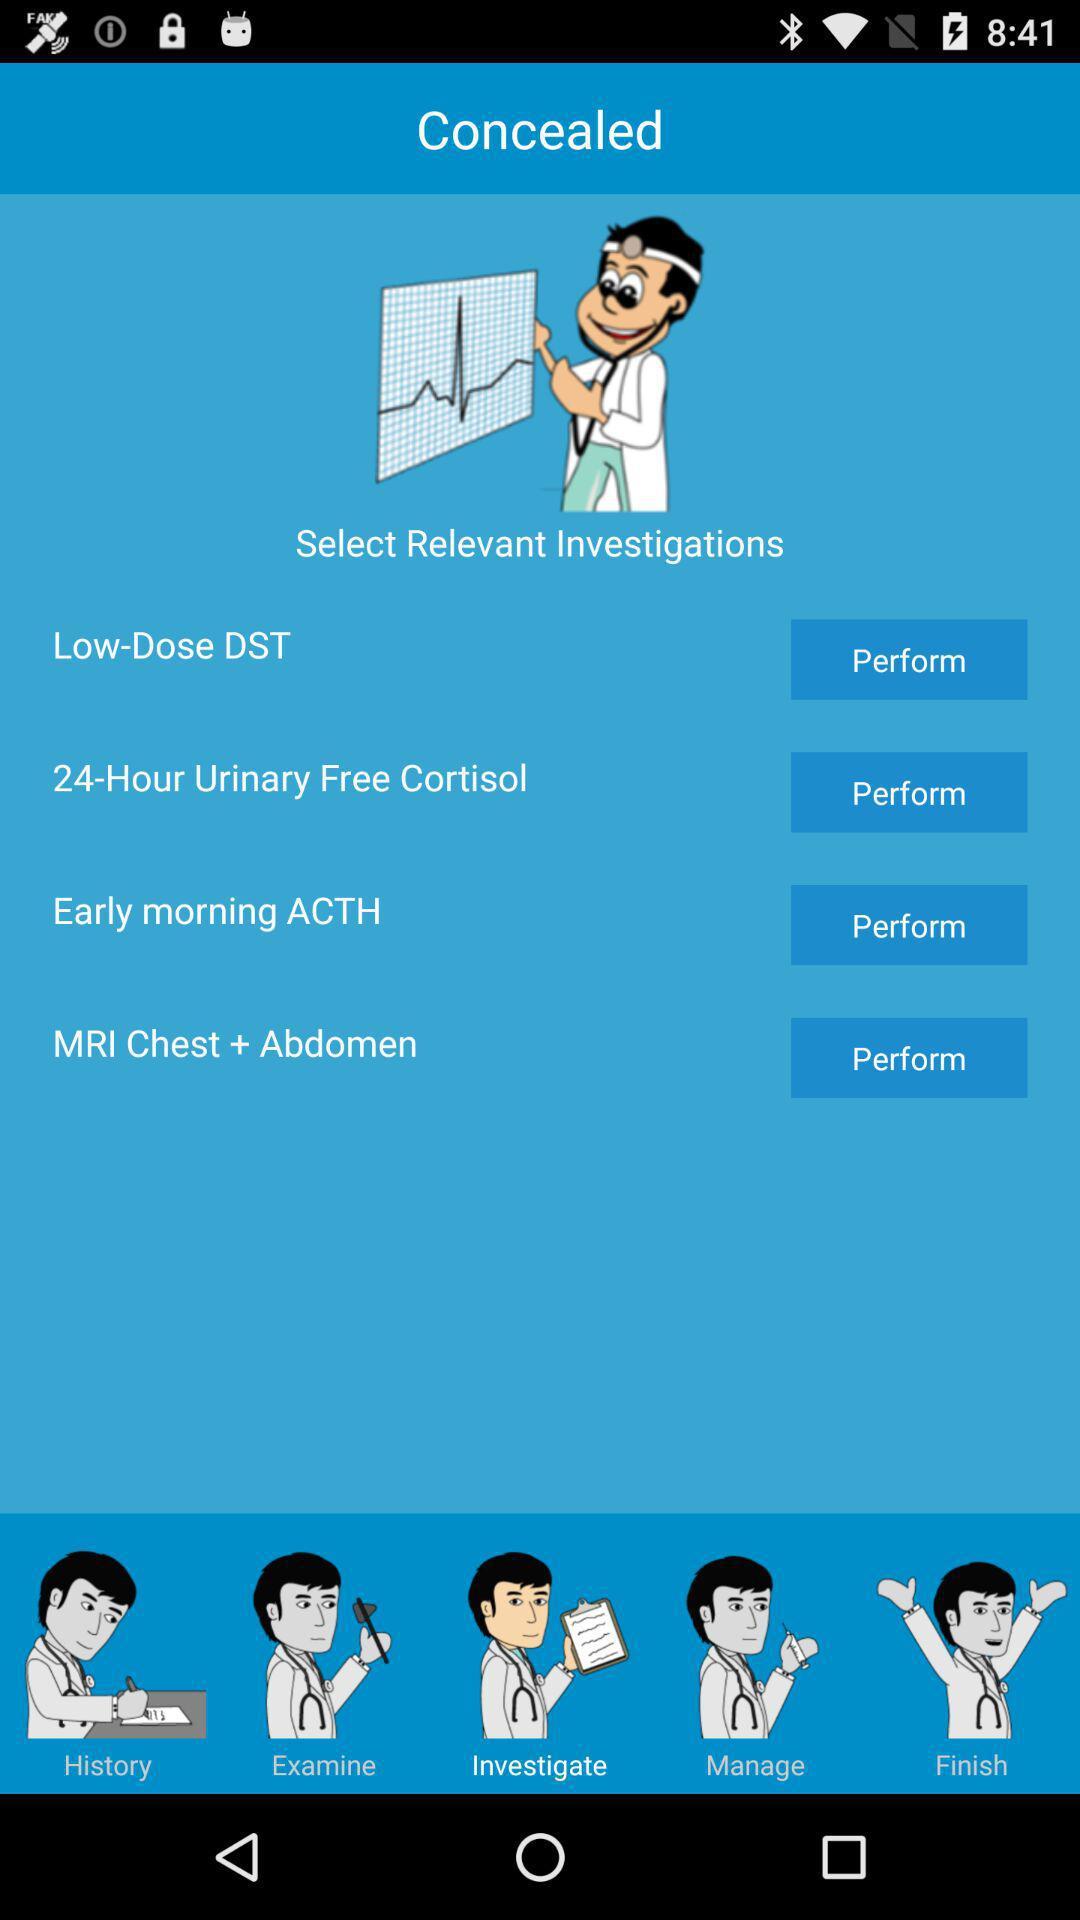 This screenshot has height=1920, width=1080. What do you see at coordinates (323, 1653) in the screenshot?
I see `app below the mri chest + abdomen app` at bounding box center [323, 1653].